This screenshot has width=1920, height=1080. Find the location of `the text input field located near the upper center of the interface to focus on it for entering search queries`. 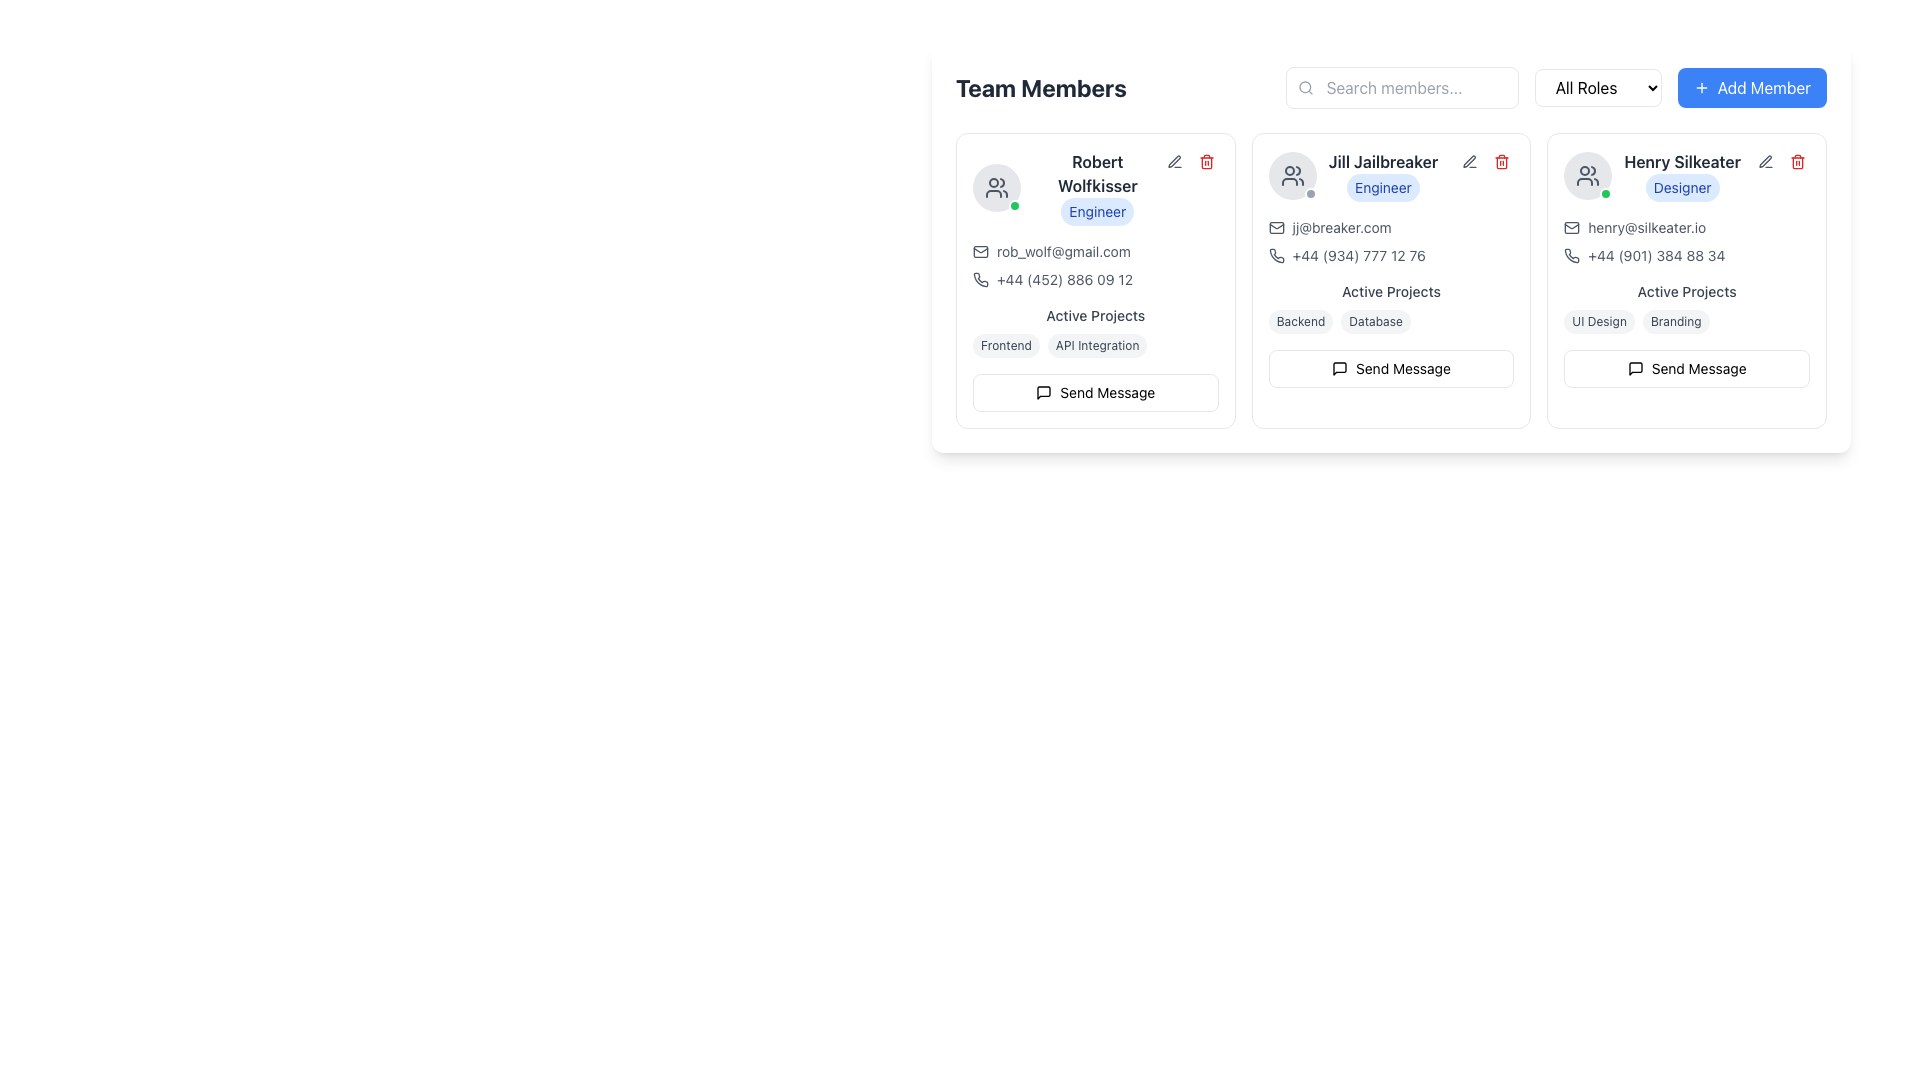

the text input field located near the upper center of the interface to focus on it for entering search queries is located at coordinates (1400, 87).